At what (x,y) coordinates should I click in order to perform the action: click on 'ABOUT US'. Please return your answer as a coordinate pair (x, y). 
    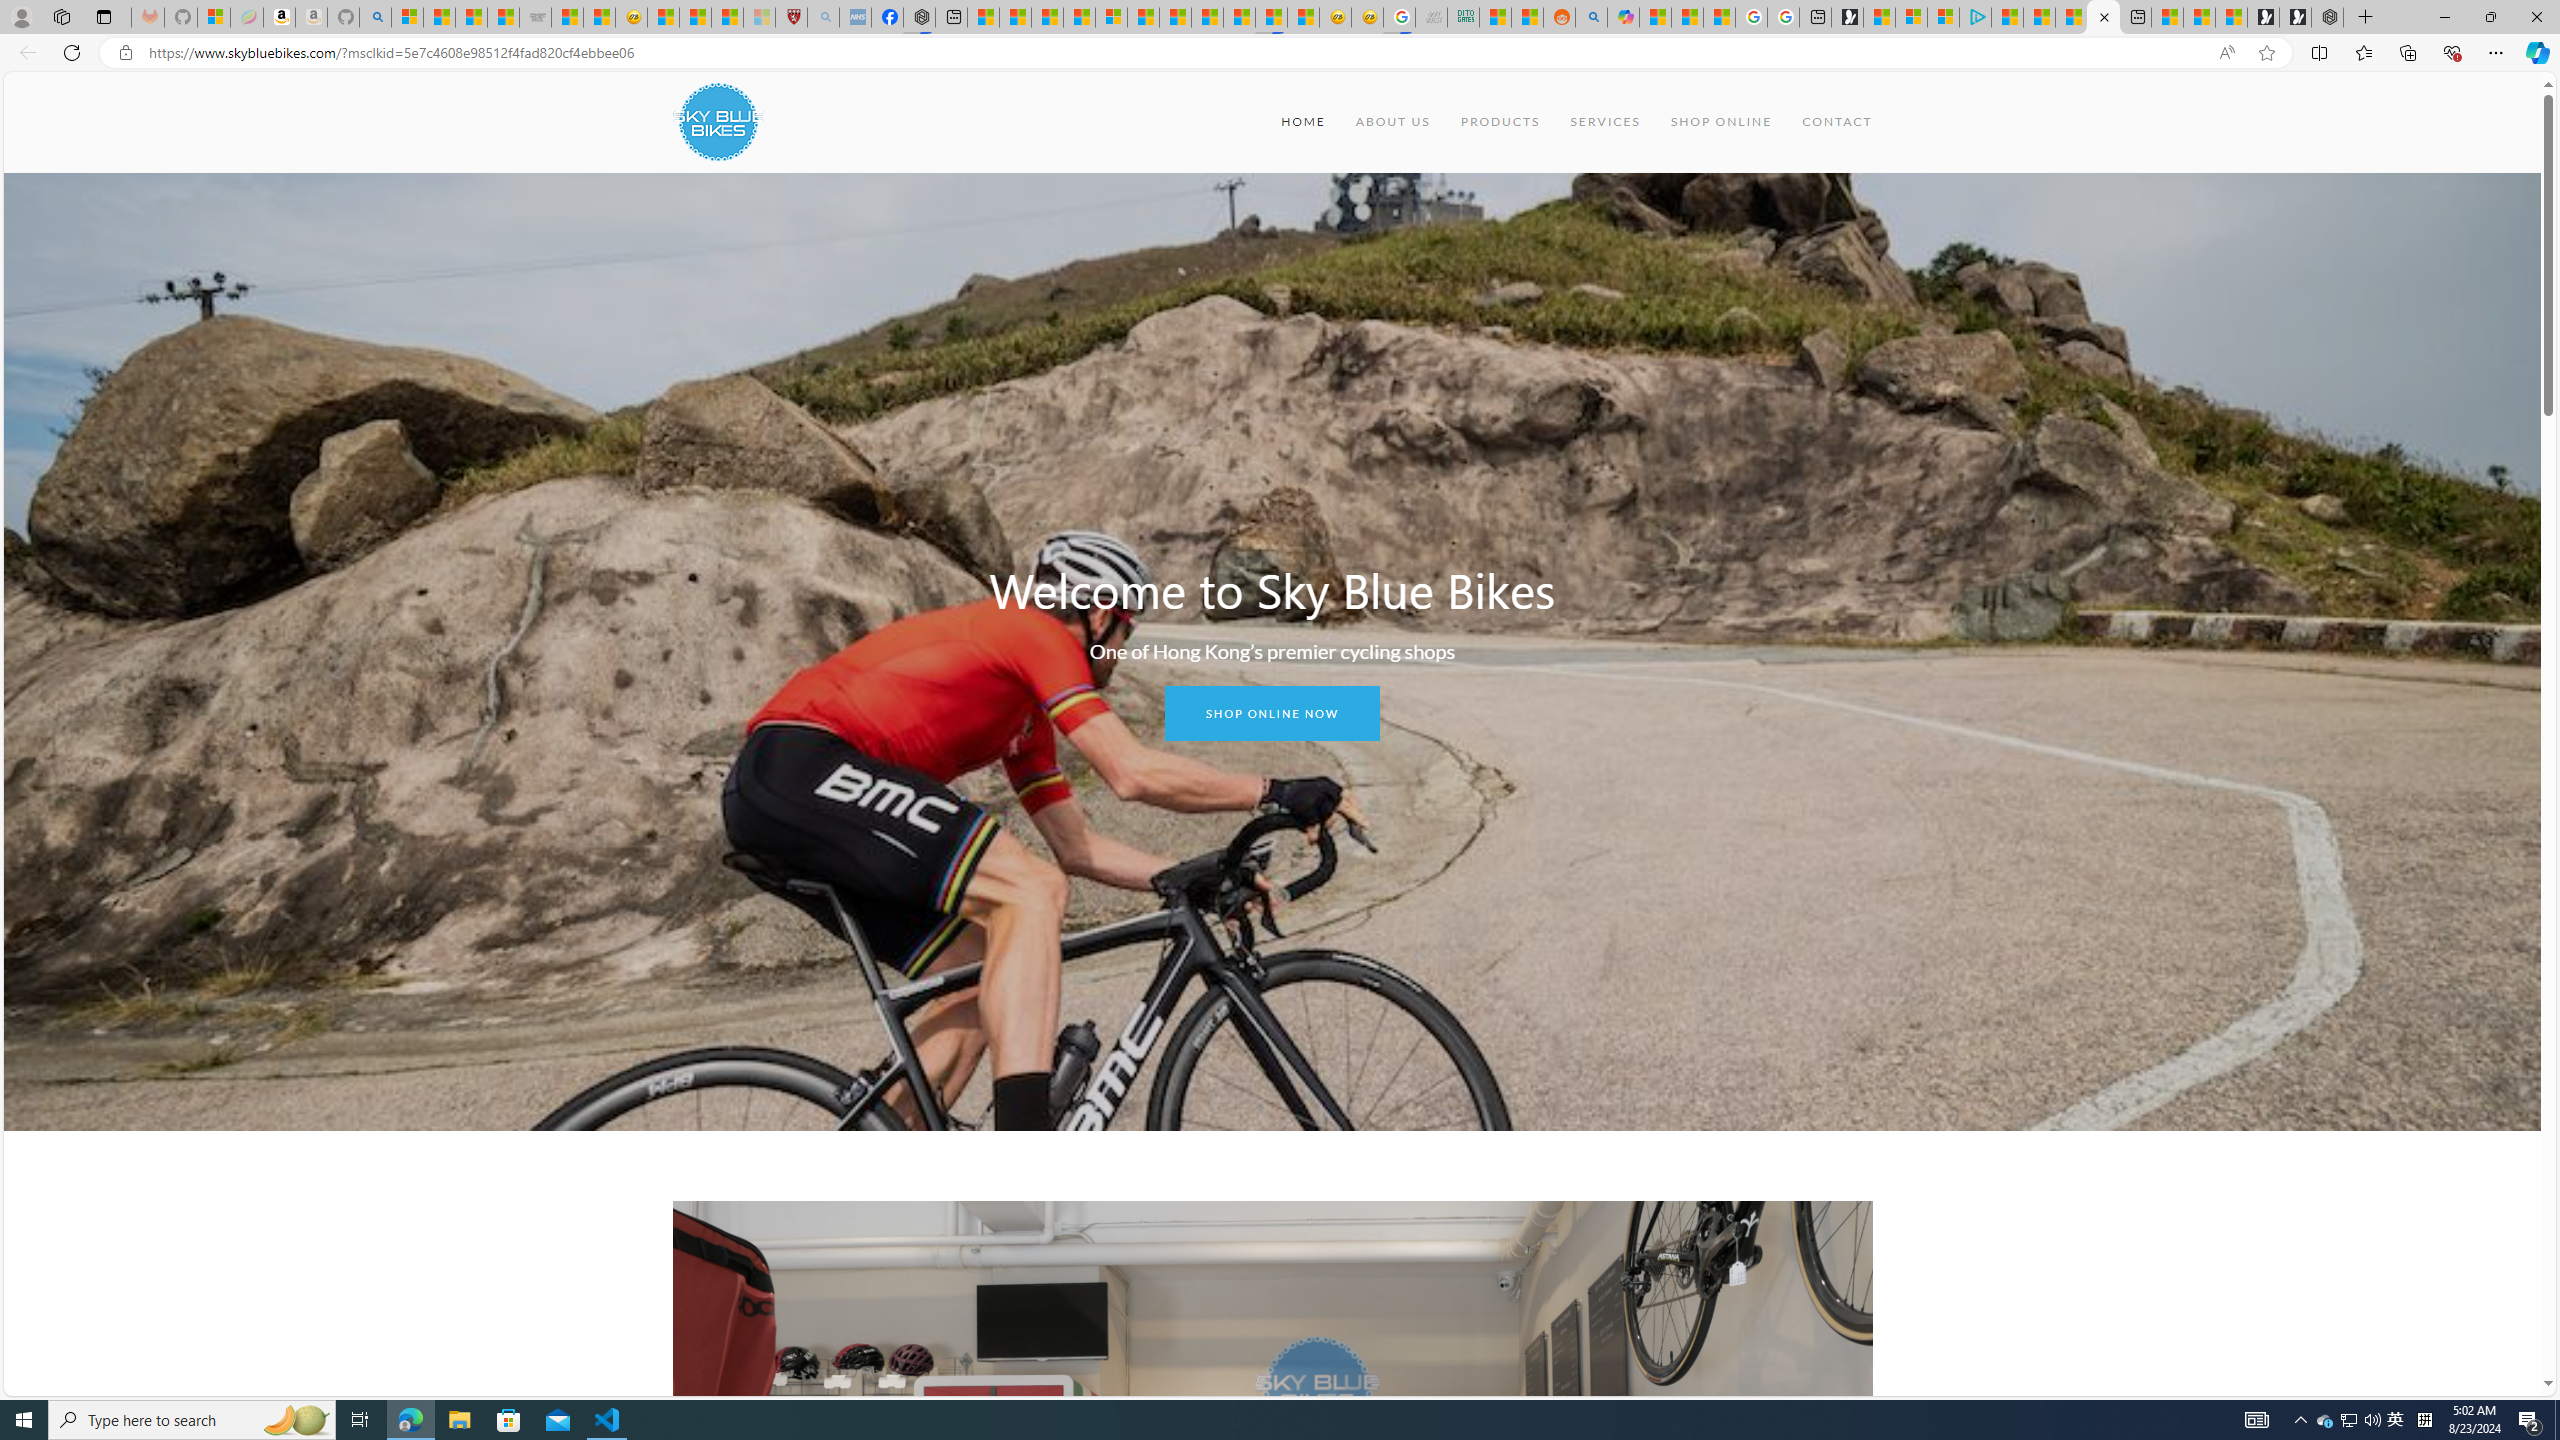
    Looking at the image, I should click on (1391, 120).